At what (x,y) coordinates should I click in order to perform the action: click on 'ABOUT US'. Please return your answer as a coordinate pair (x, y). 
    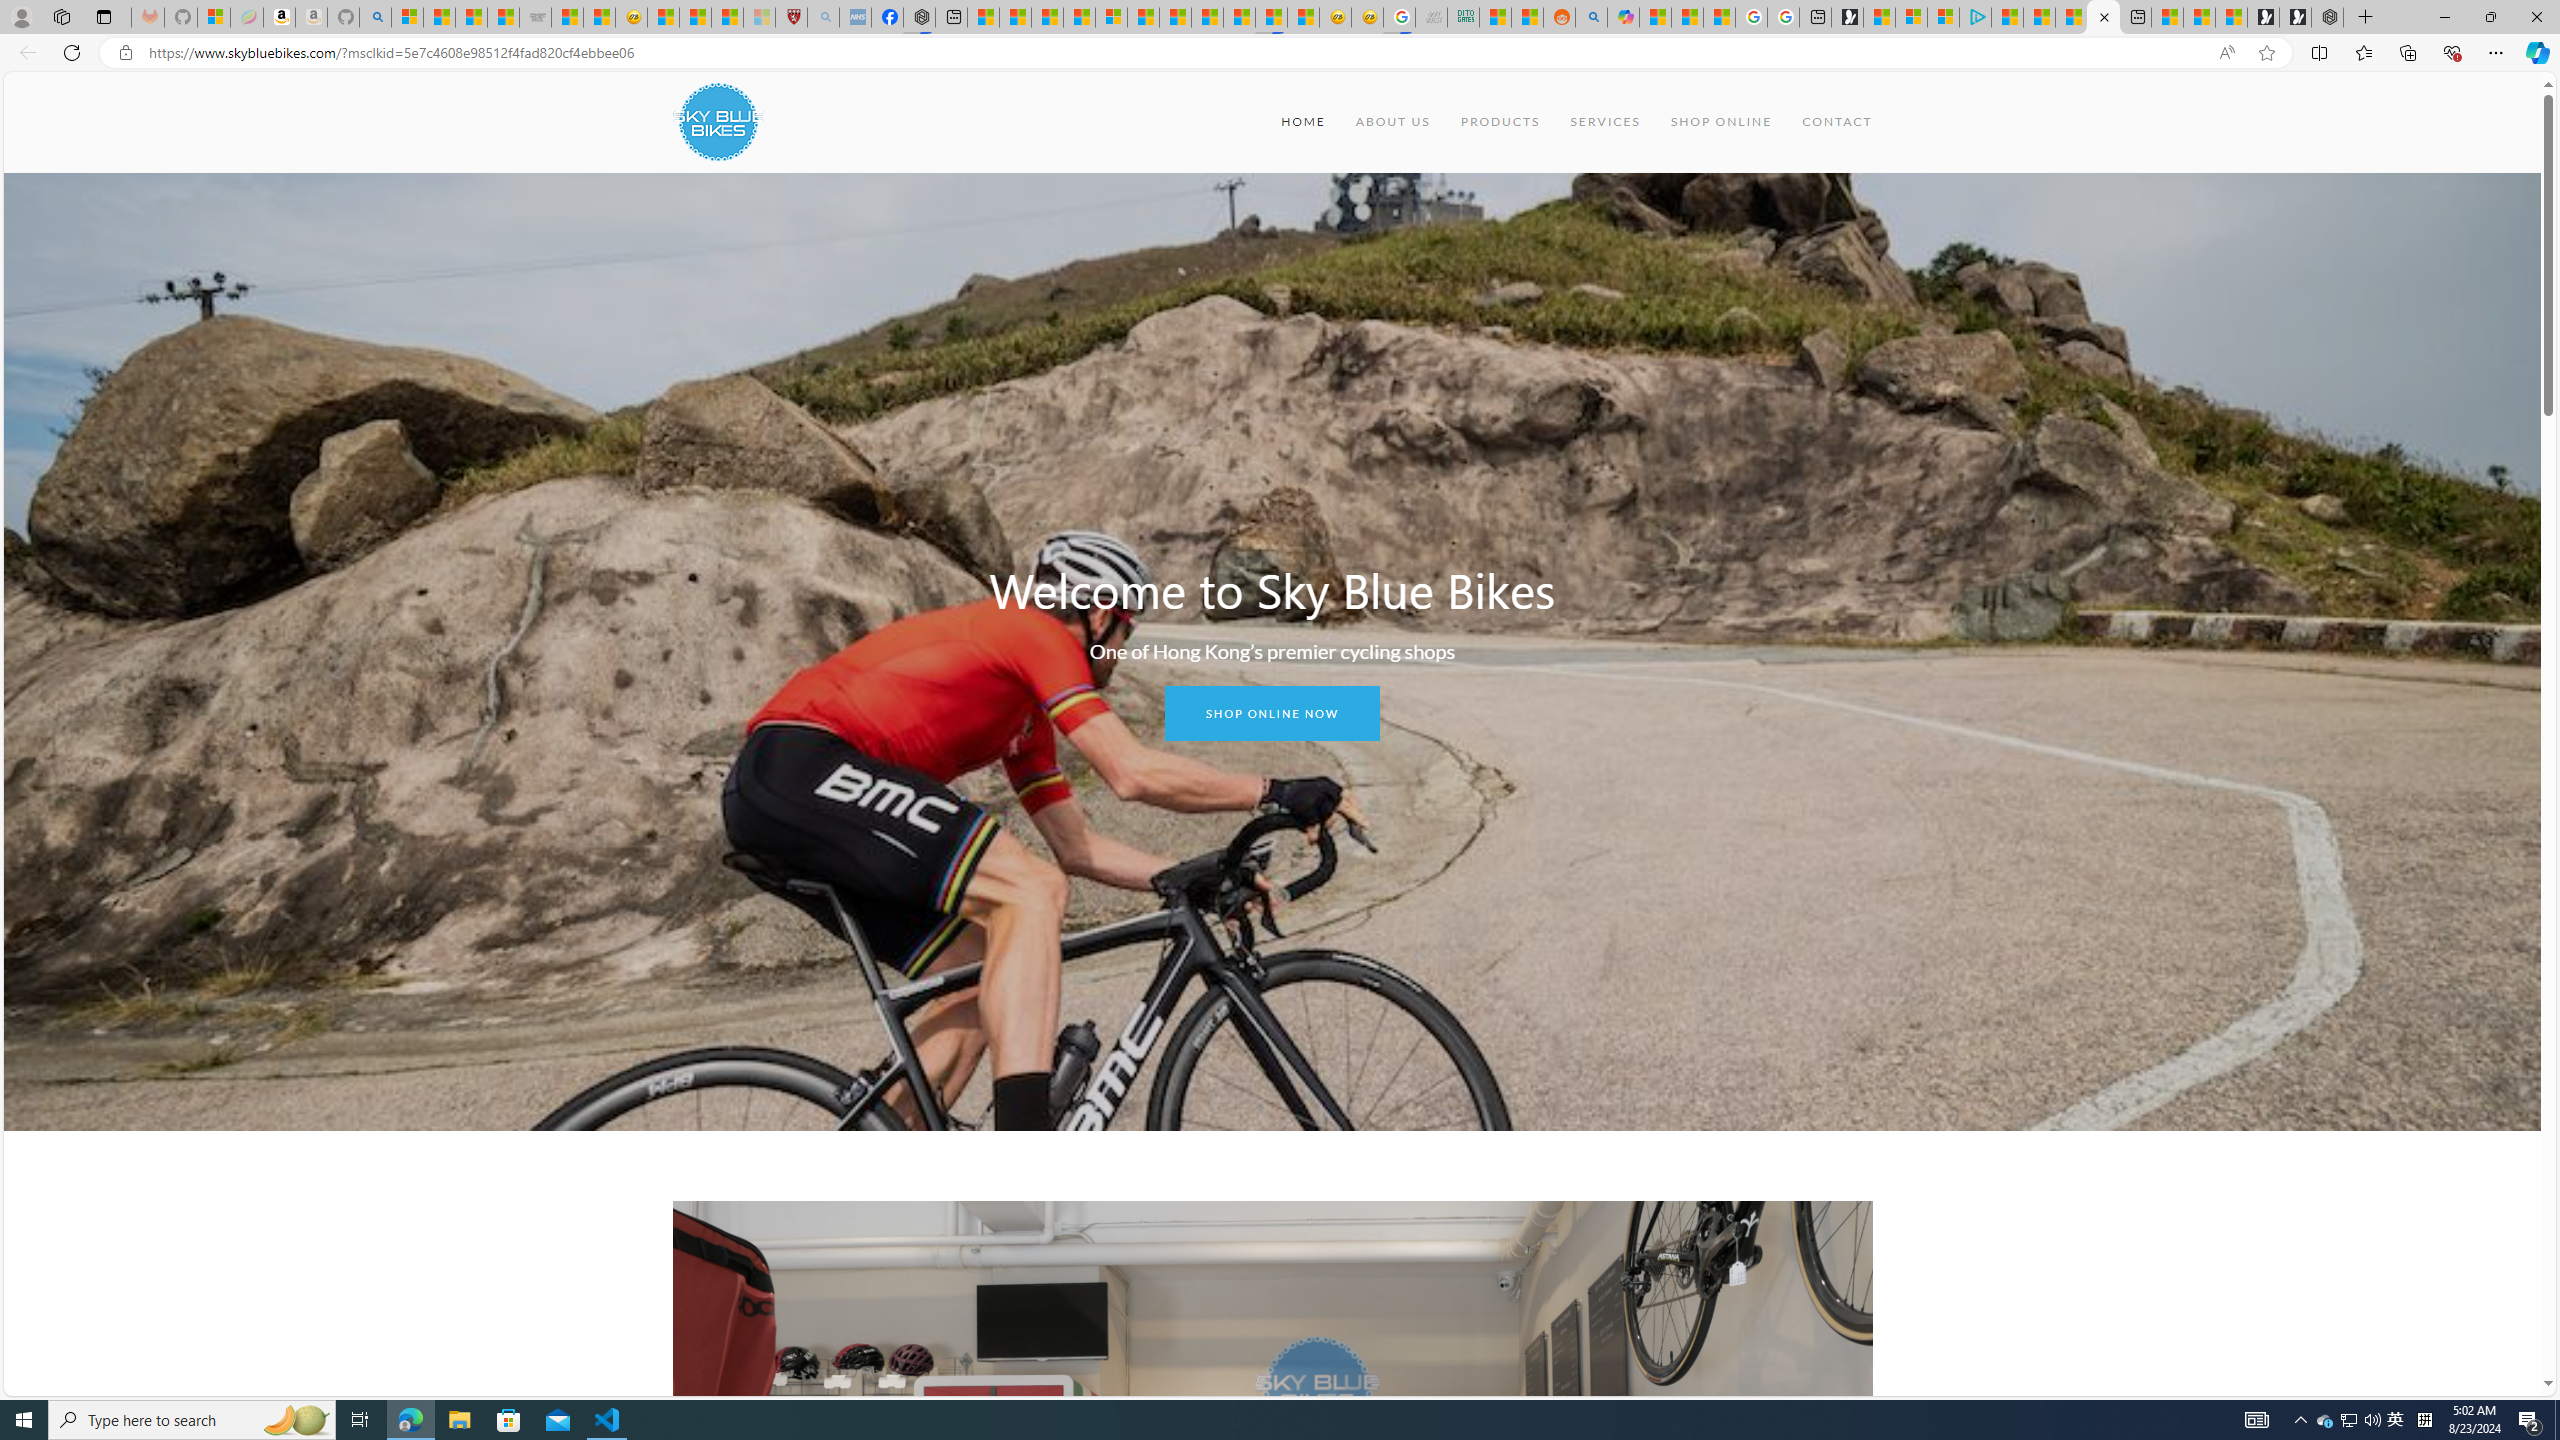
    Looking at the image, I should click on (1391, 120).